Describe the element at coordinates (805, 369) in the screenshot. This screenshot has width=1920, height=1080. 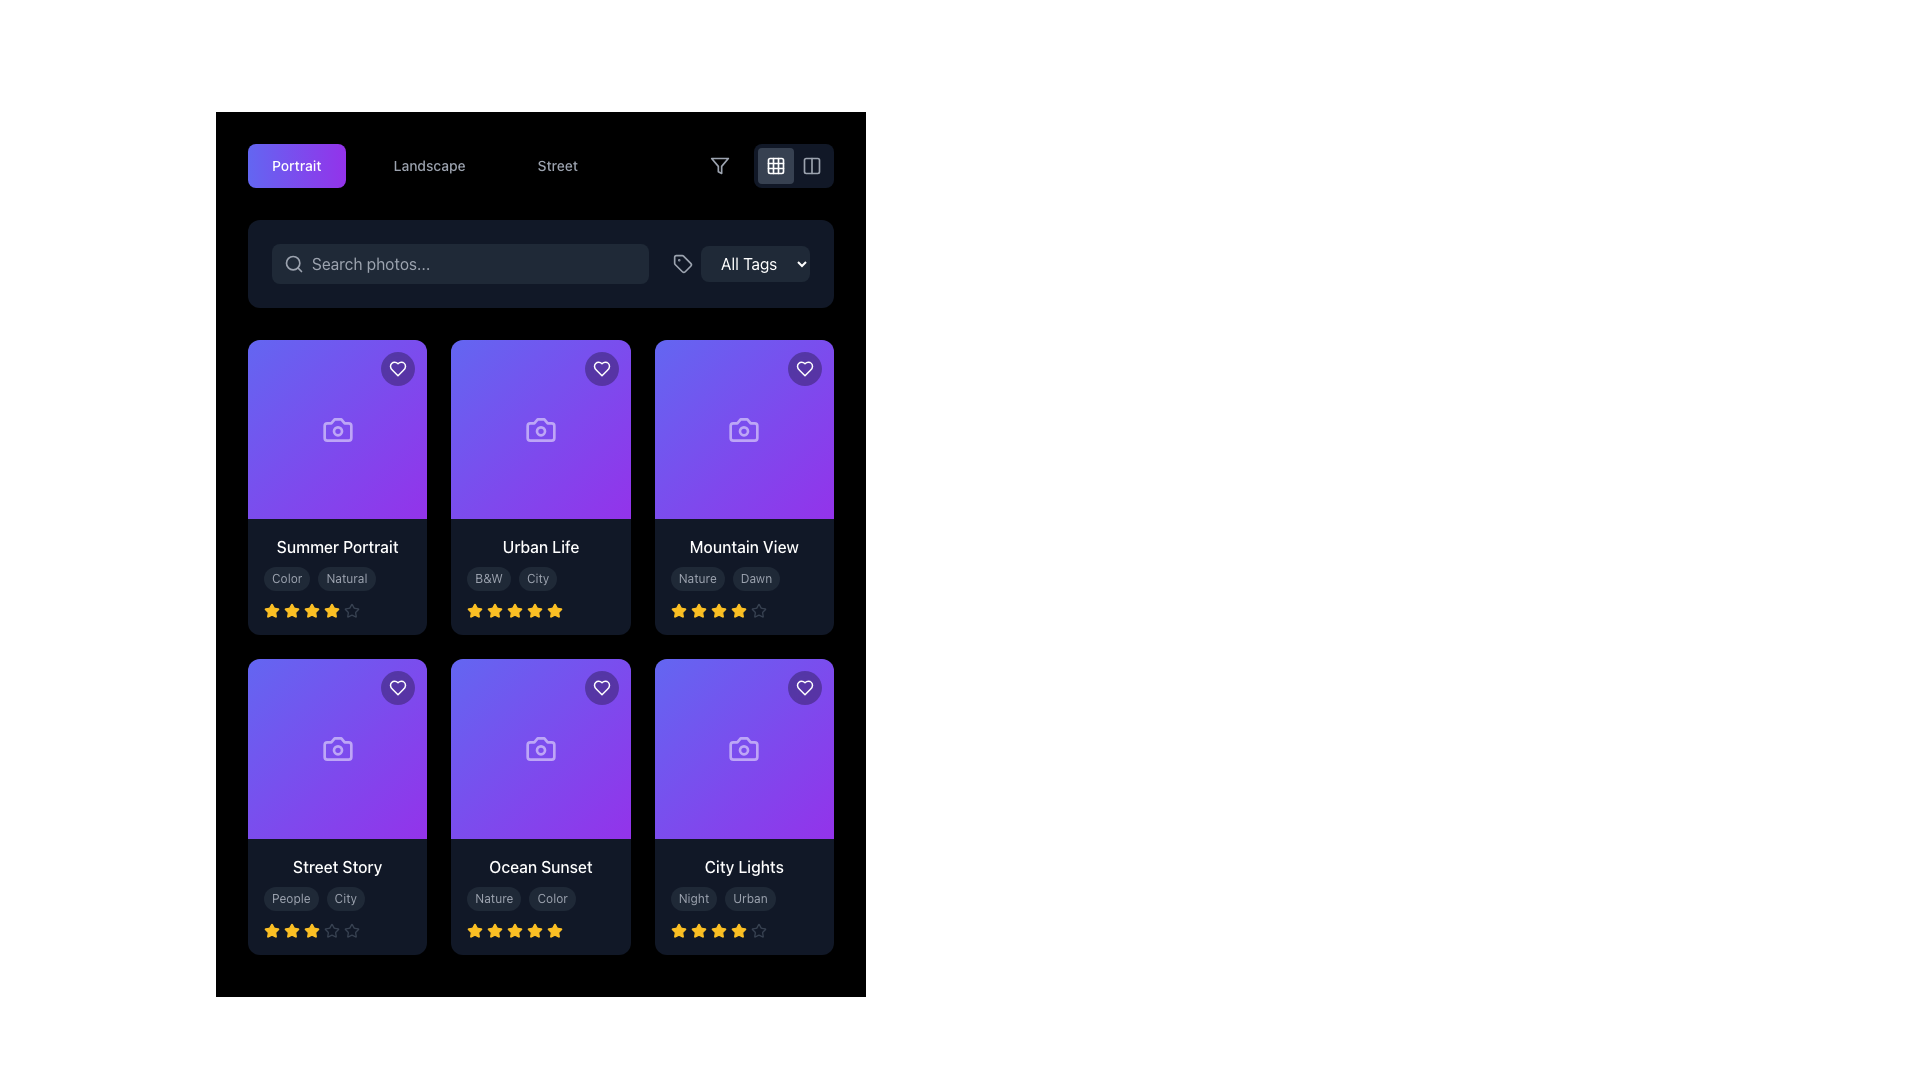
I see `the heart icon in the upper-right corner of the 'Mountain View' card to mark it as favorite` at that location.